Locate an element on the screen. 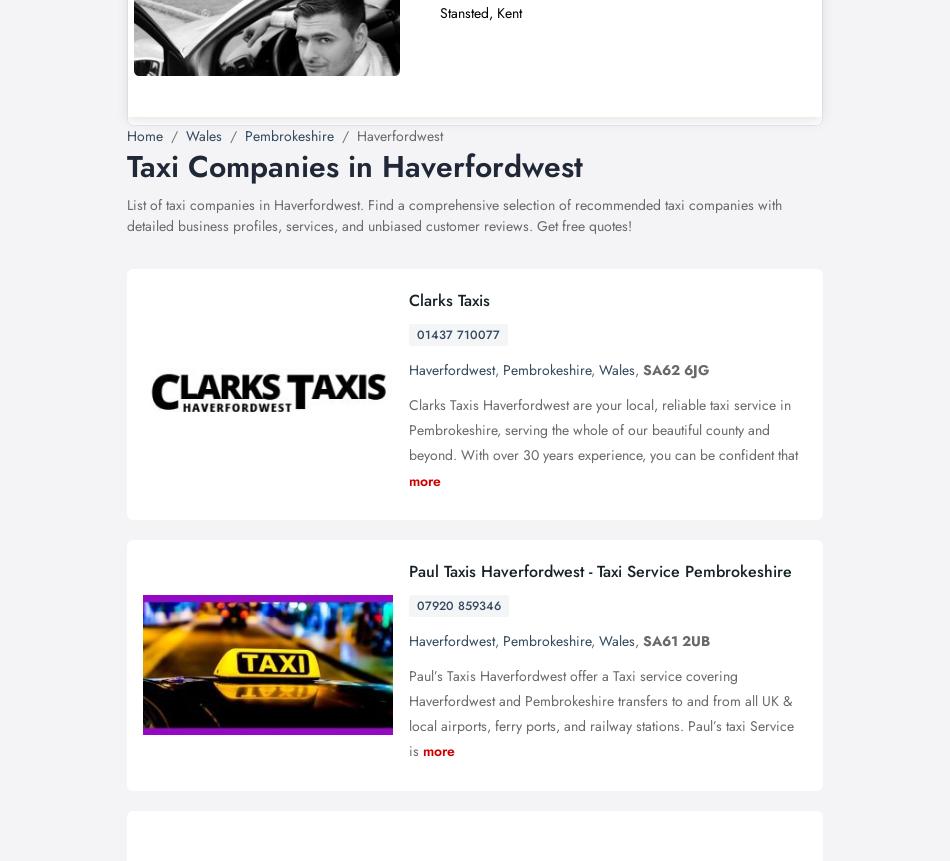 The width and height of the screenshot is (950, 861). 'HOW DO I ADD A BUSINESS LISTING?' is located at coordinates (286, 195).